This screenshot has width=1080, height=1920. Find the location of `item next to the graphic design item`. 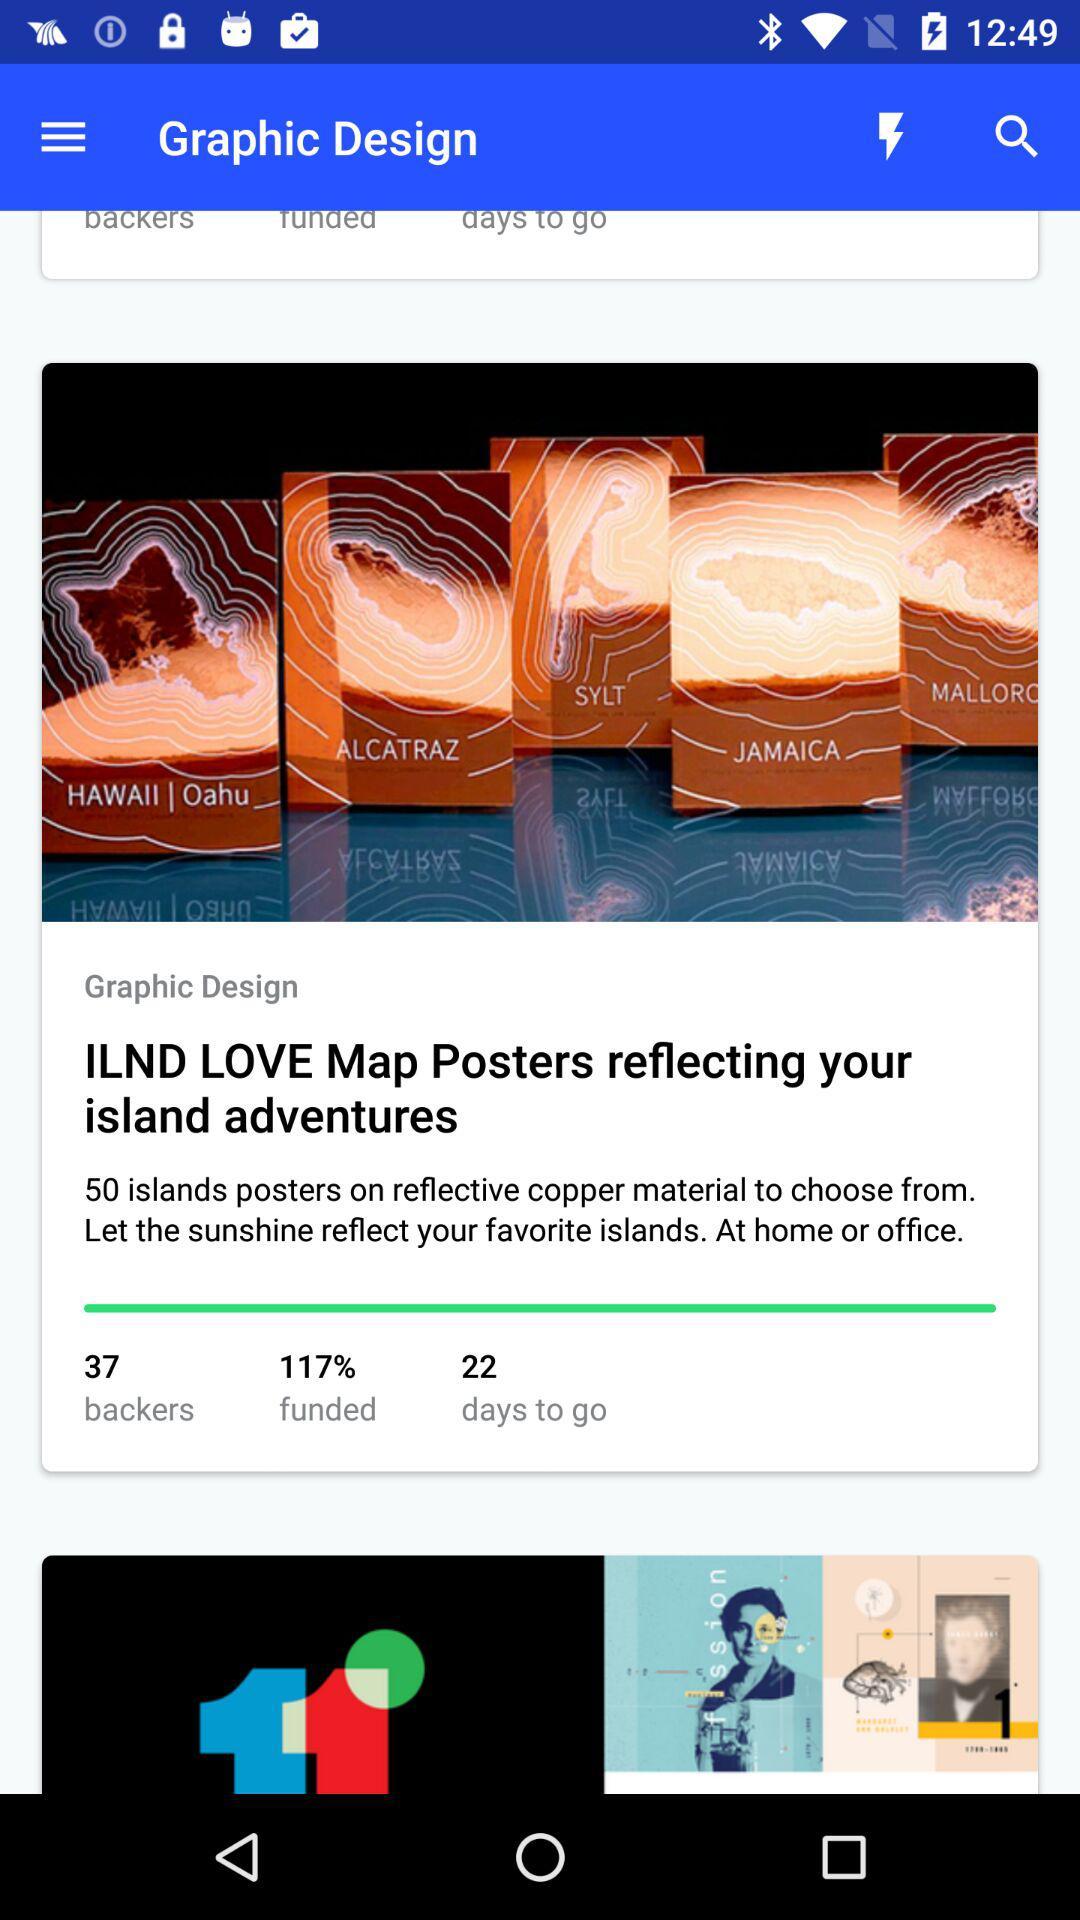

item next to the graphic design item is located at coordinates (61, 136).